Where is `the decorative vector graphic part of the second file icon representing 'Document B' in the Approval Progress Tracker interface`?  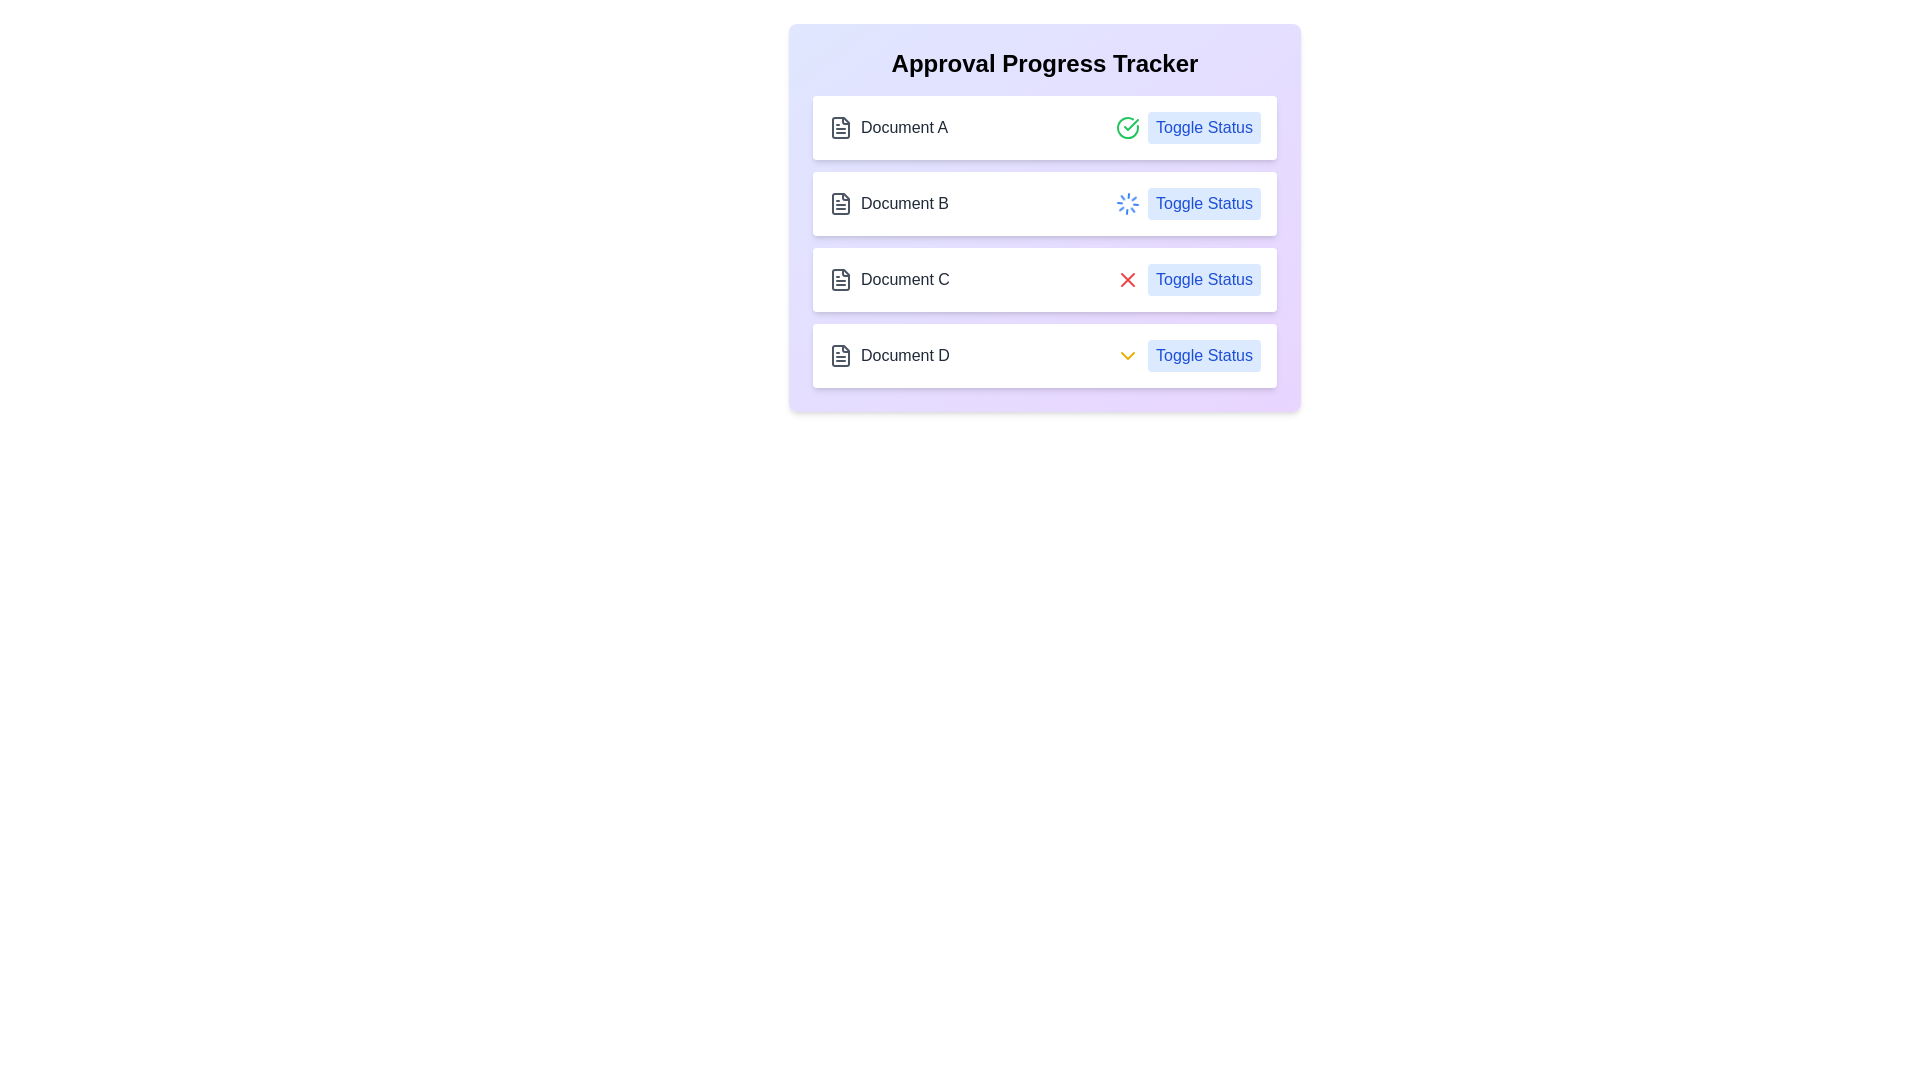
the decorative vector graphic part of the second file icon representing 'Document B' in the Approval Progress Tracker interface is located at coordinates (840, 204).